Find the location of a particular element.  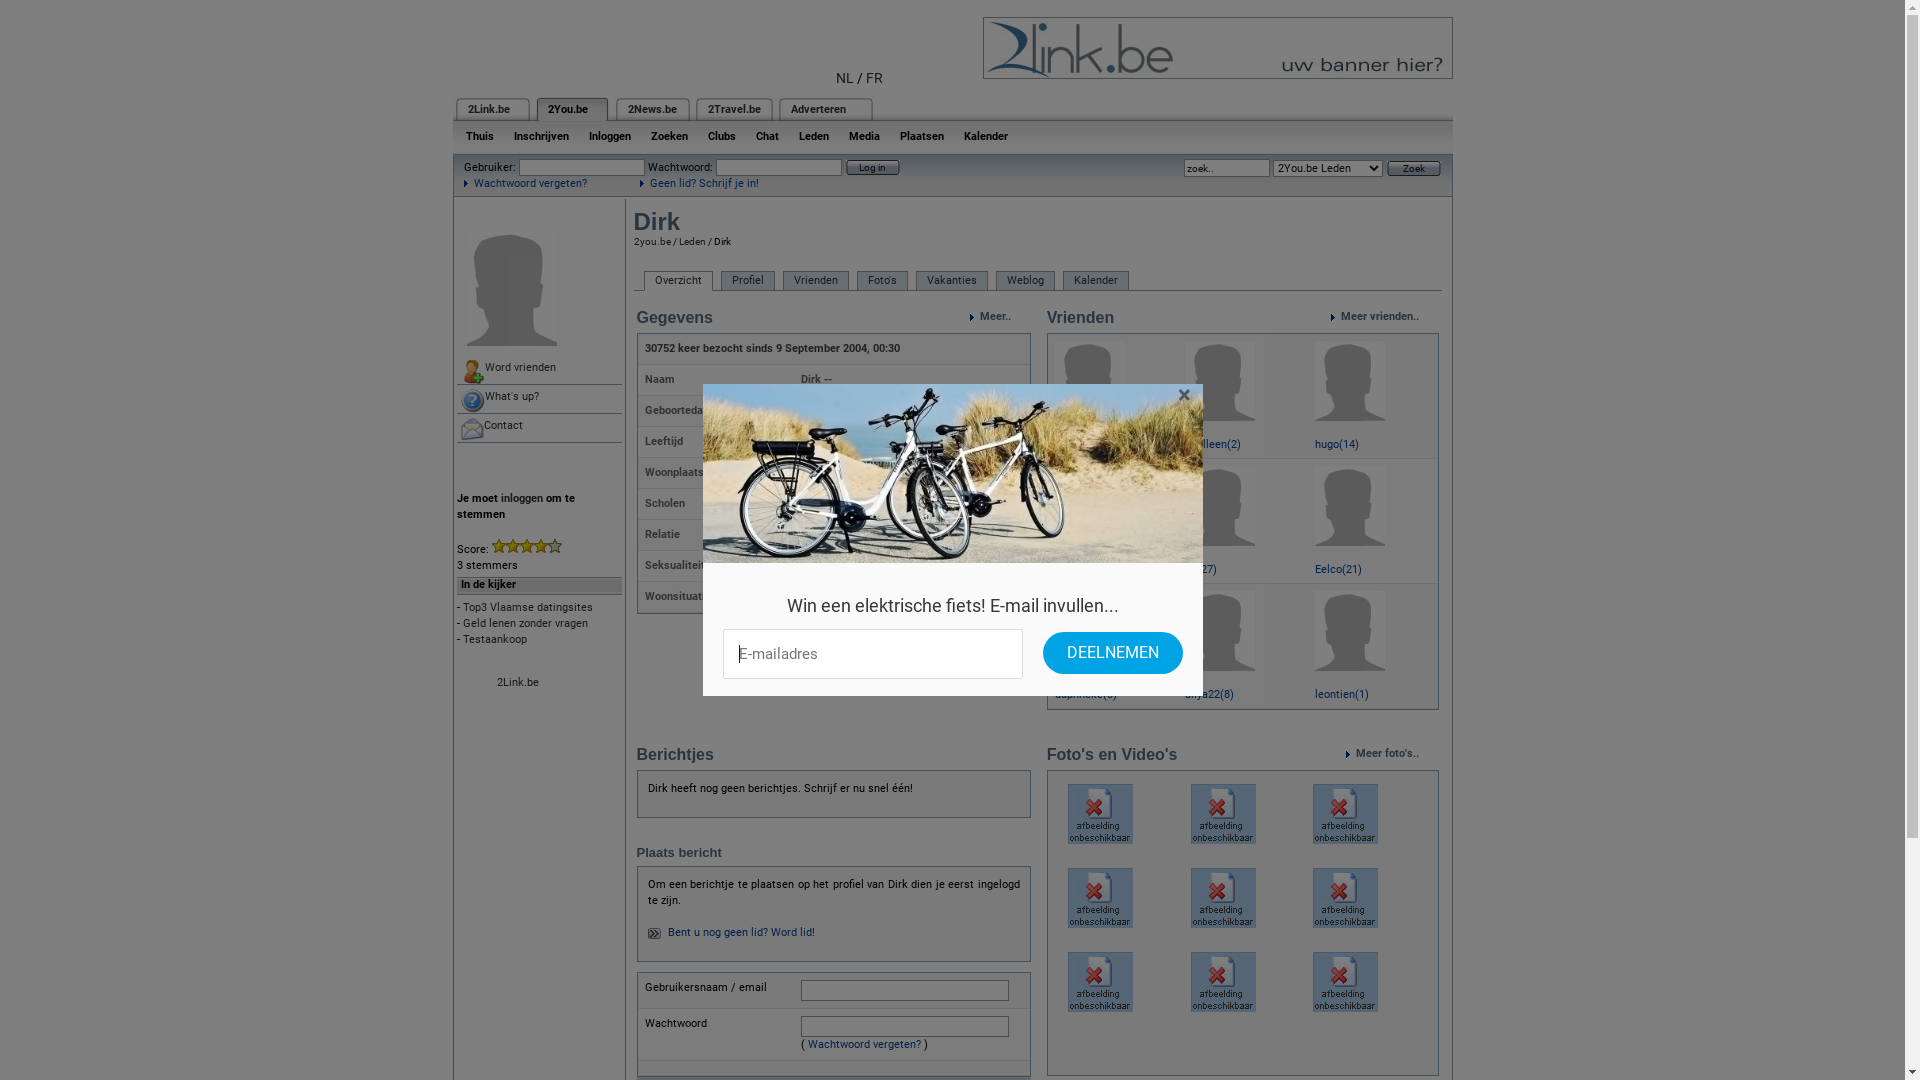

'Inloggen' is located at coordinates (608, 135).